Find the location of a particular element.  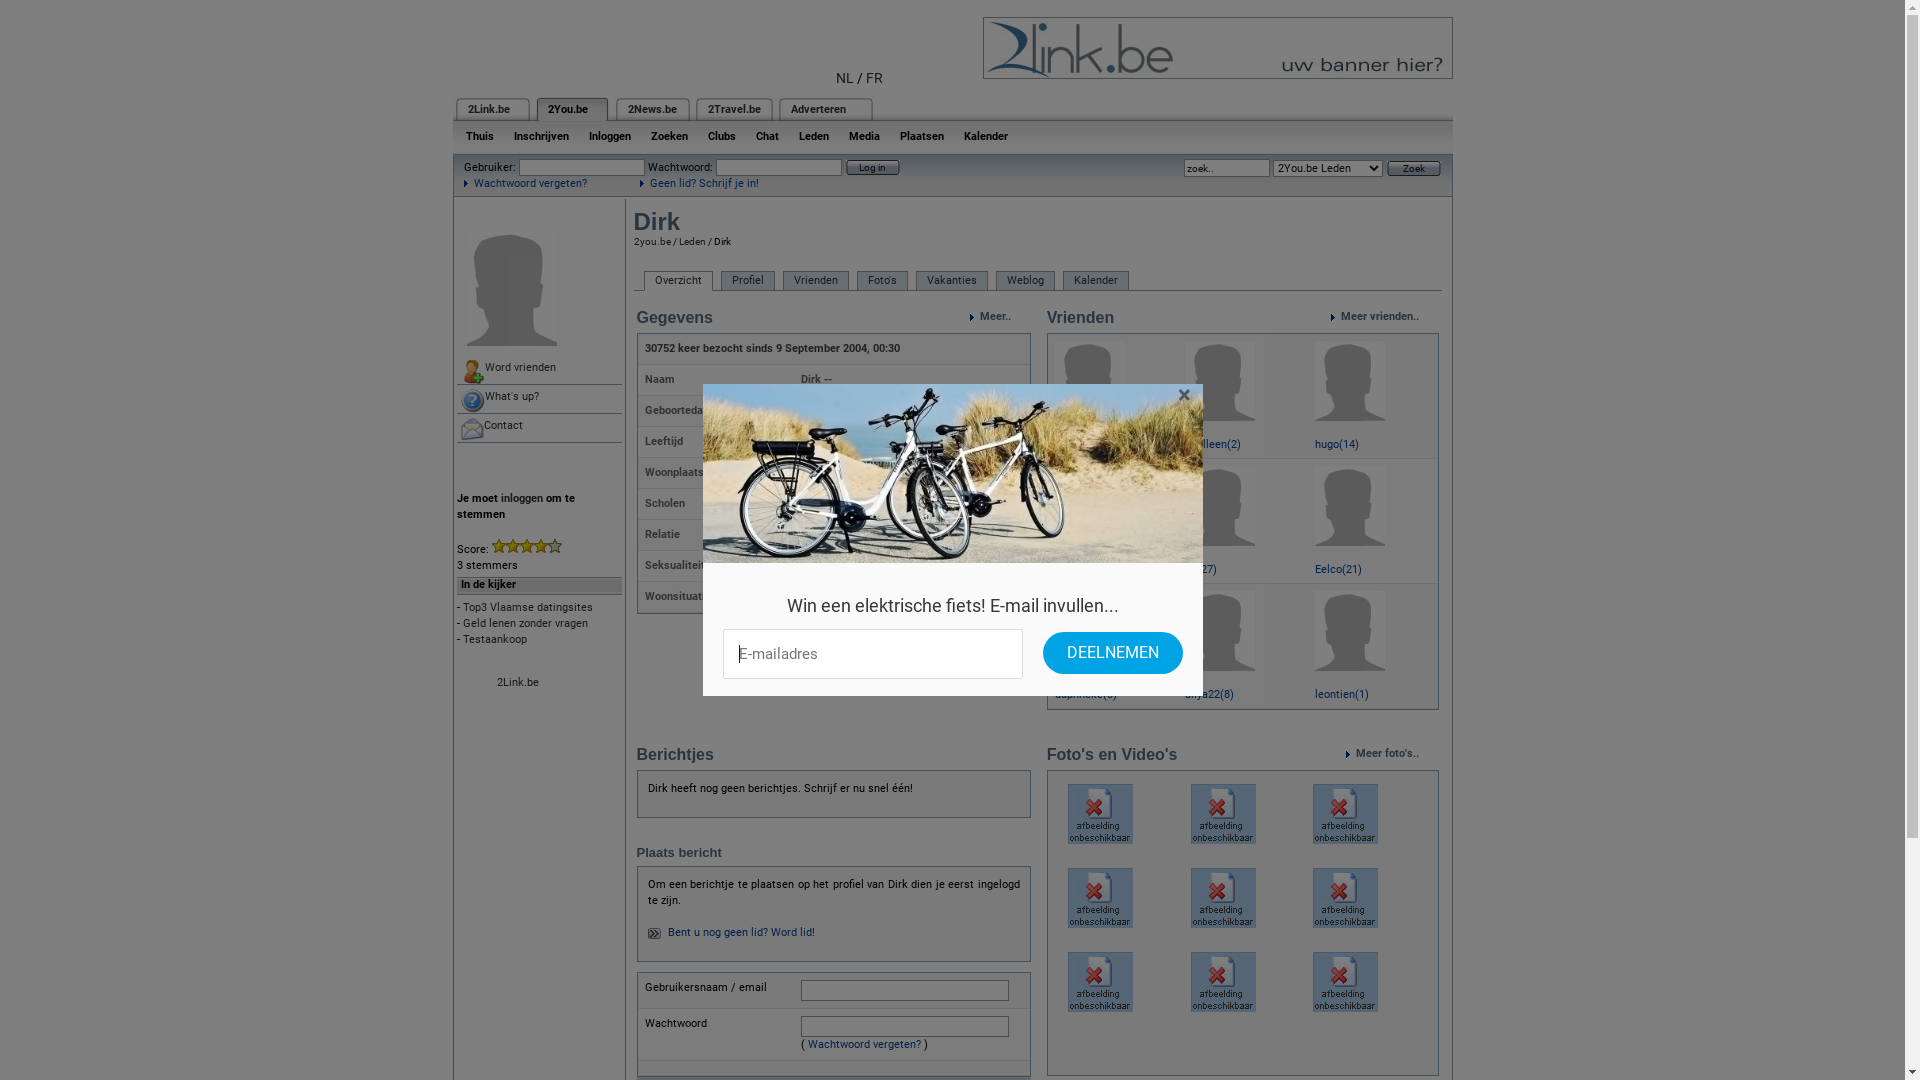

'Inloggen' is located at coordinates (608, 135).